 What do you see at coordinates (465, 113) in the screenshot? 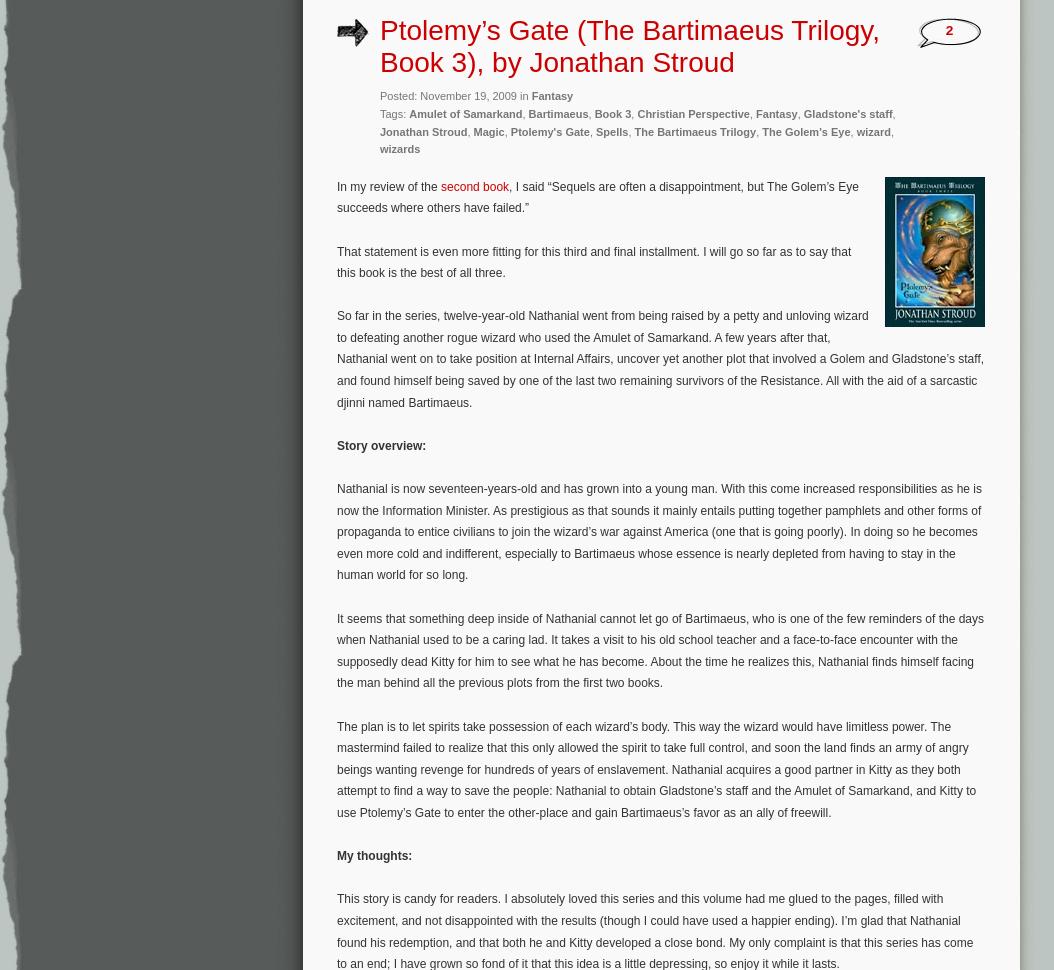
I see `'Amulet of Samarkand'` at bounding box center [465, 113].